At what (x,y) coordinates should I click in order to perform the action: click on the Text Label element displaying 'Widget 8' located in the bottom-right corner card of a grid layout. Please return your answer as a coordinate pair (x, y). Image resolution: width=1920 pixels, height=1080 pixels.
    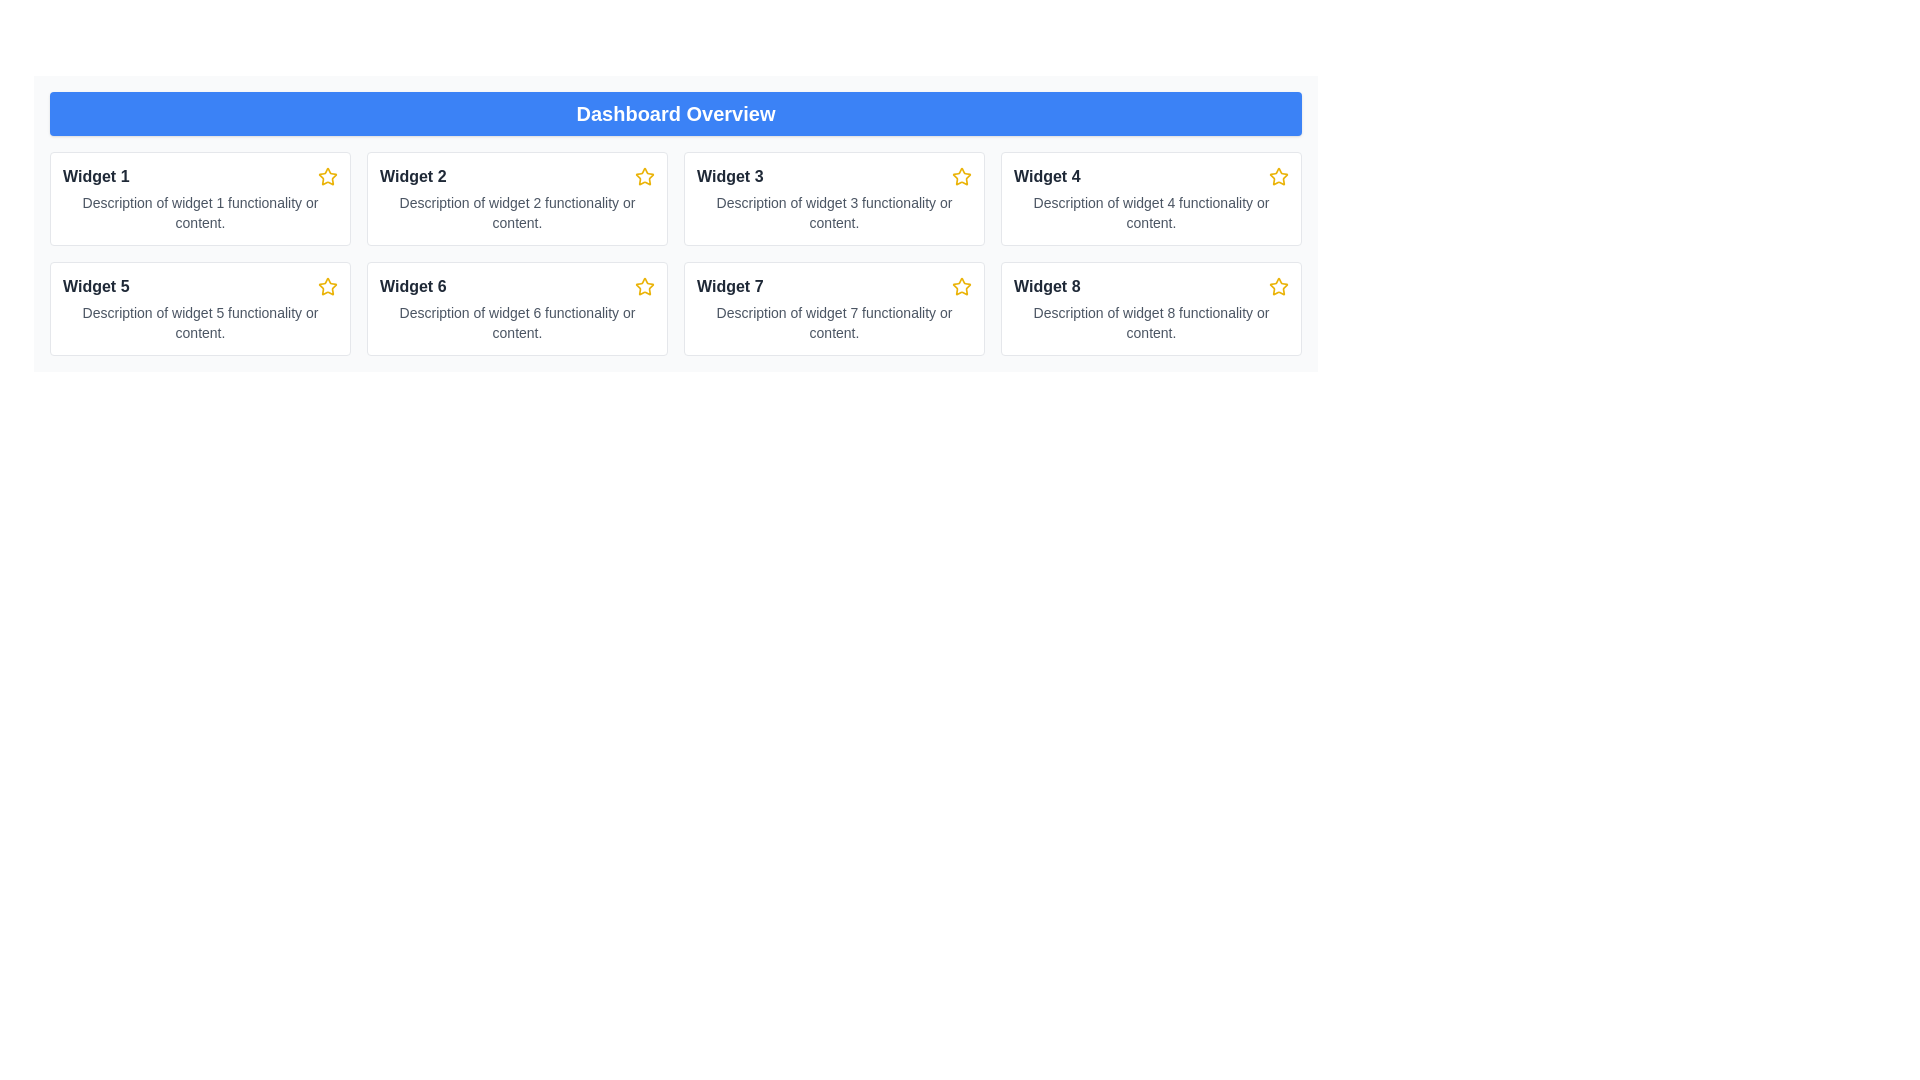
    Looking at the image, I should click on (1046, 286).